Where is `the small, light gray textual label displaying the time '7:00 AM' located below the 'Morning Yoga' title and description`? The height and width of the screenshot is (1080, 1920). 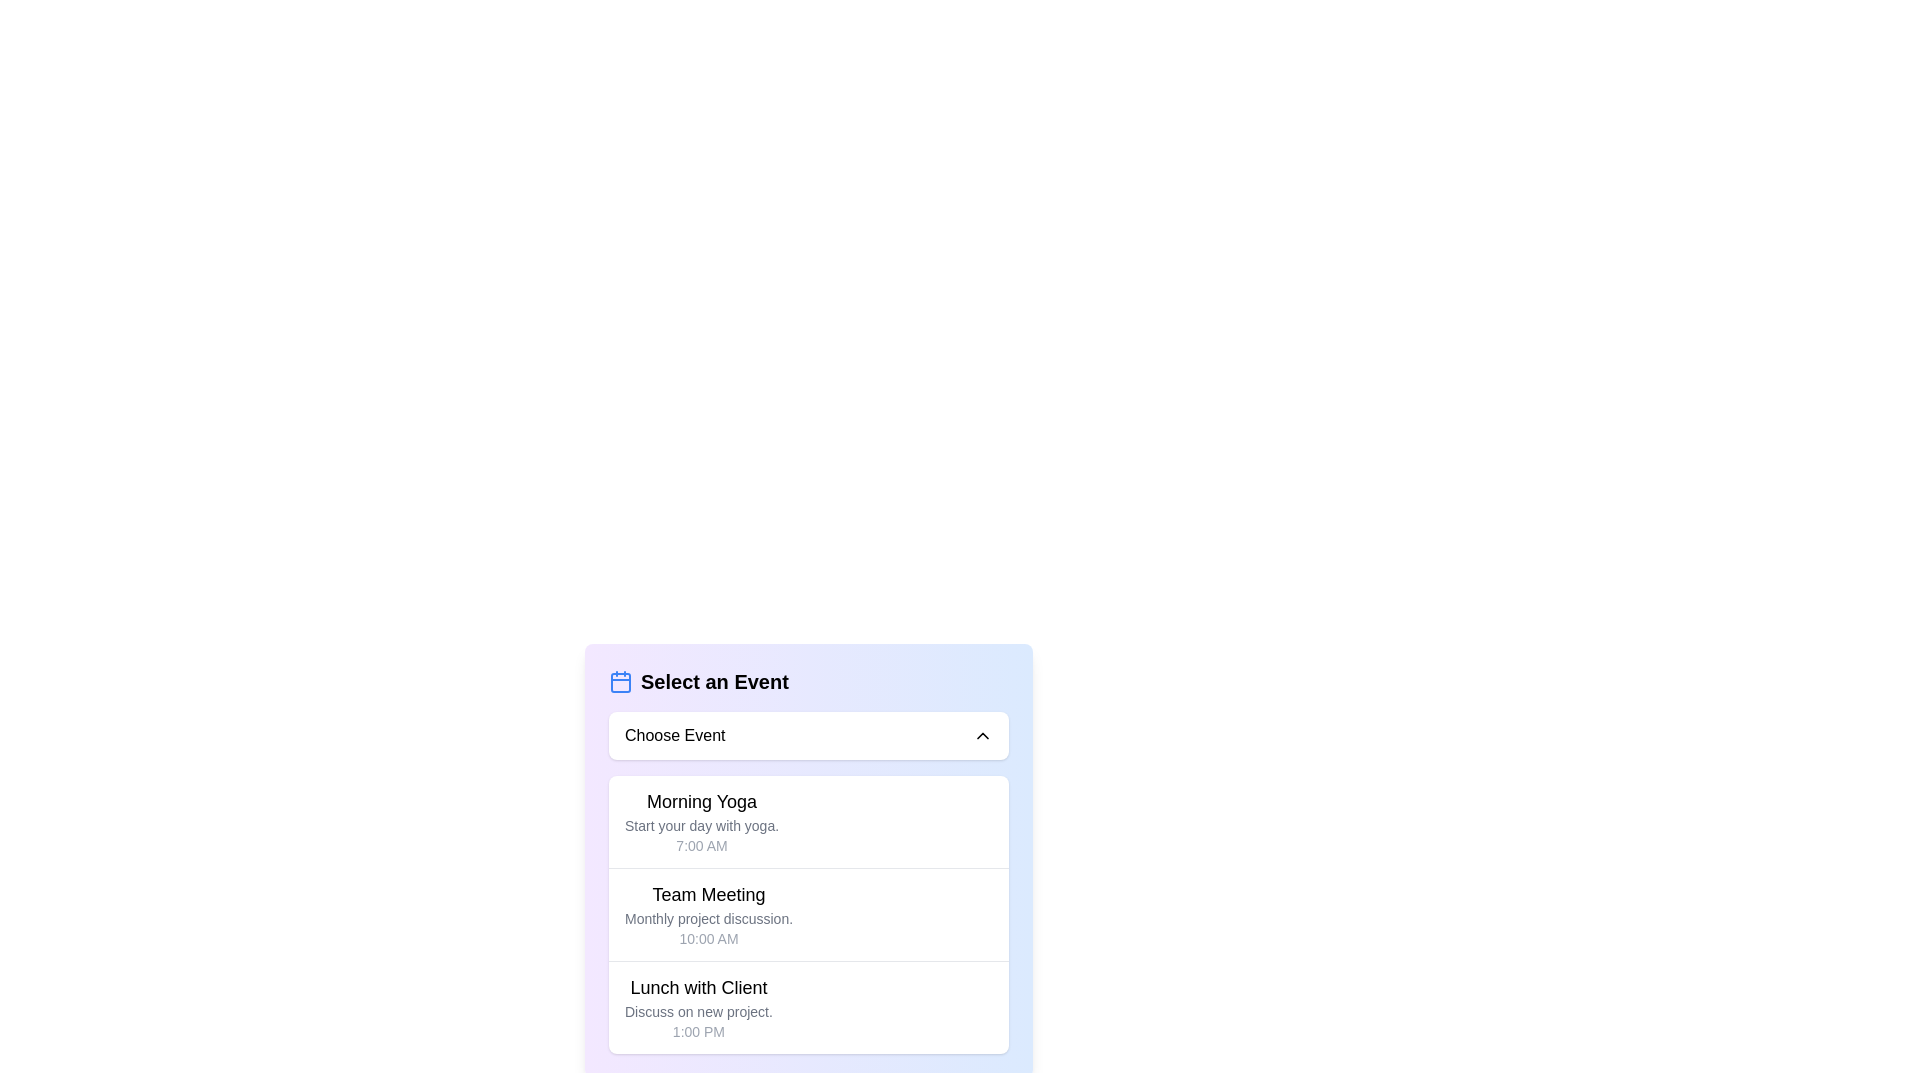
the small, light gray textual label displaying the time '7:00 AM' located below the 'Morning Yoga' title and description is located at coordinates (701, 845).